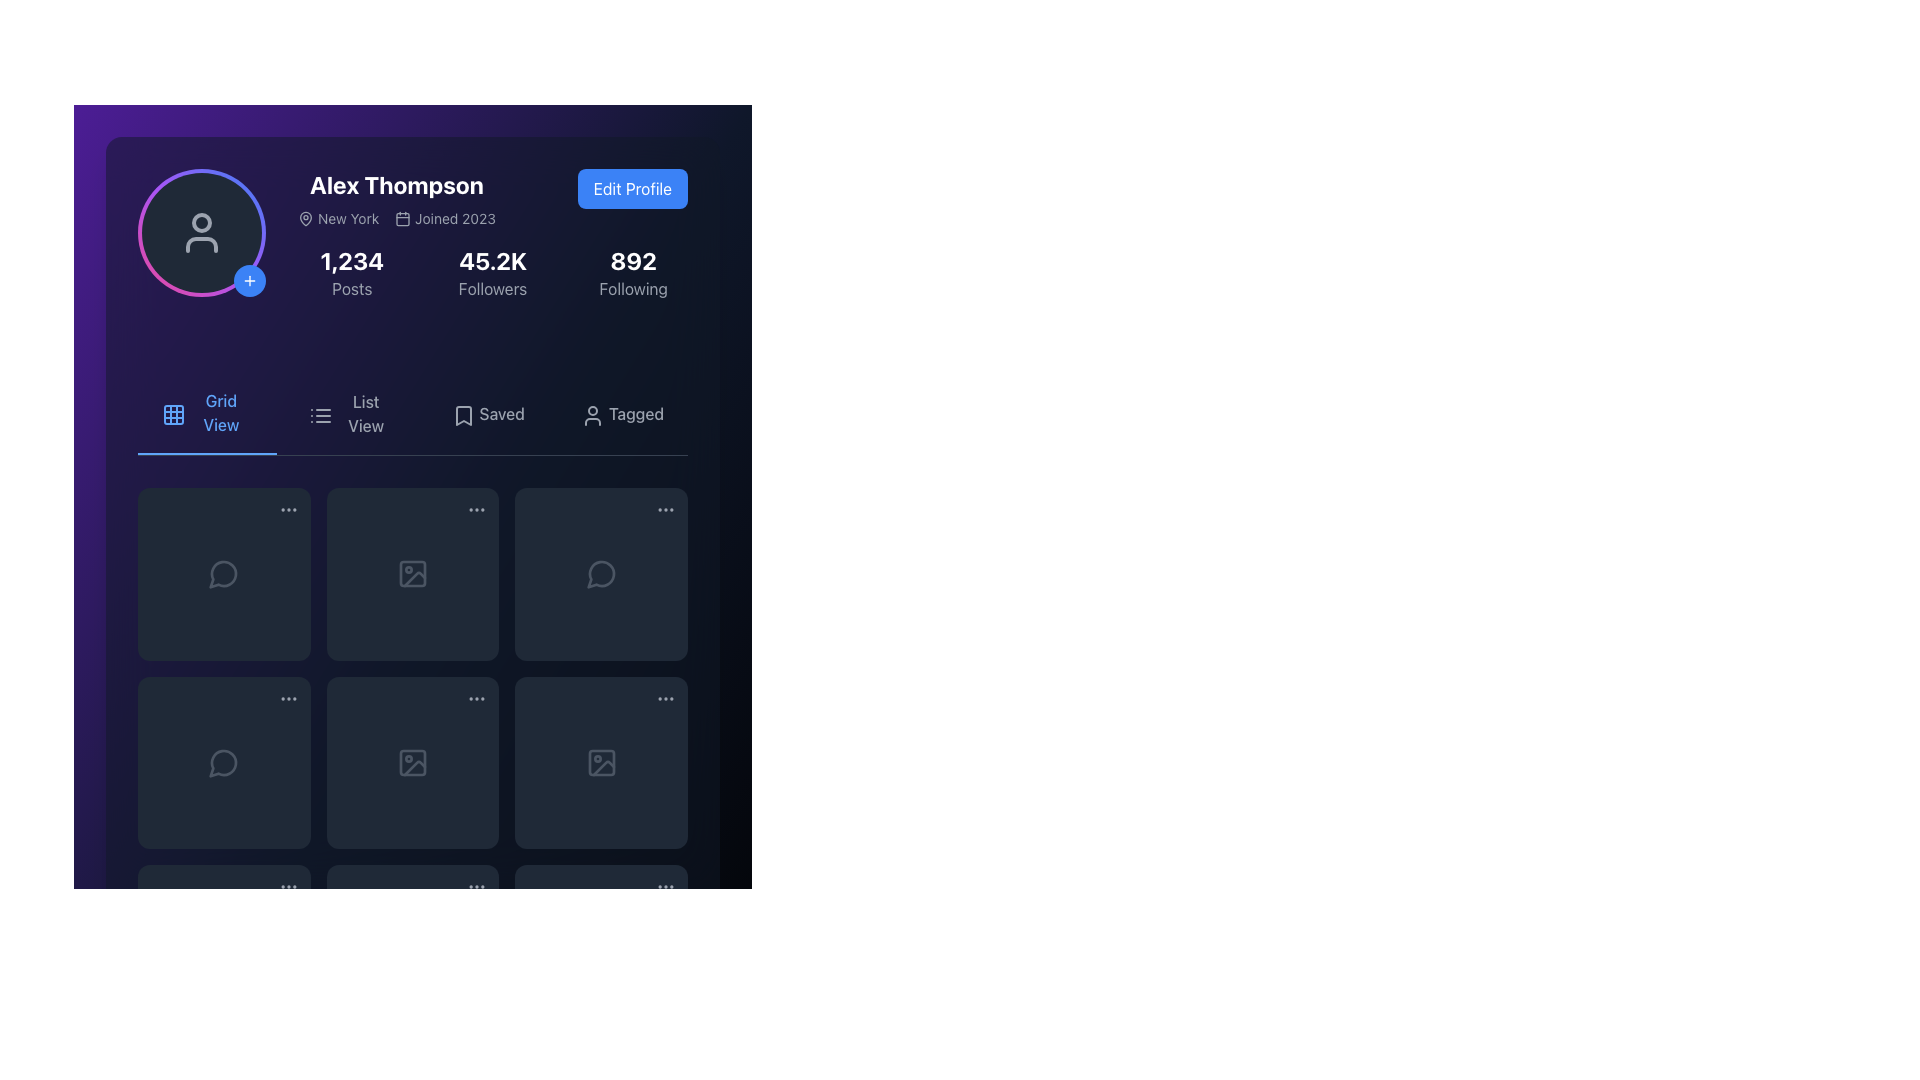  I want to click on the Statistics Display Row located below the user profile details of 'Alex Thompson' and adjacent to the 'Edit Profile' button, so click(493, 273).